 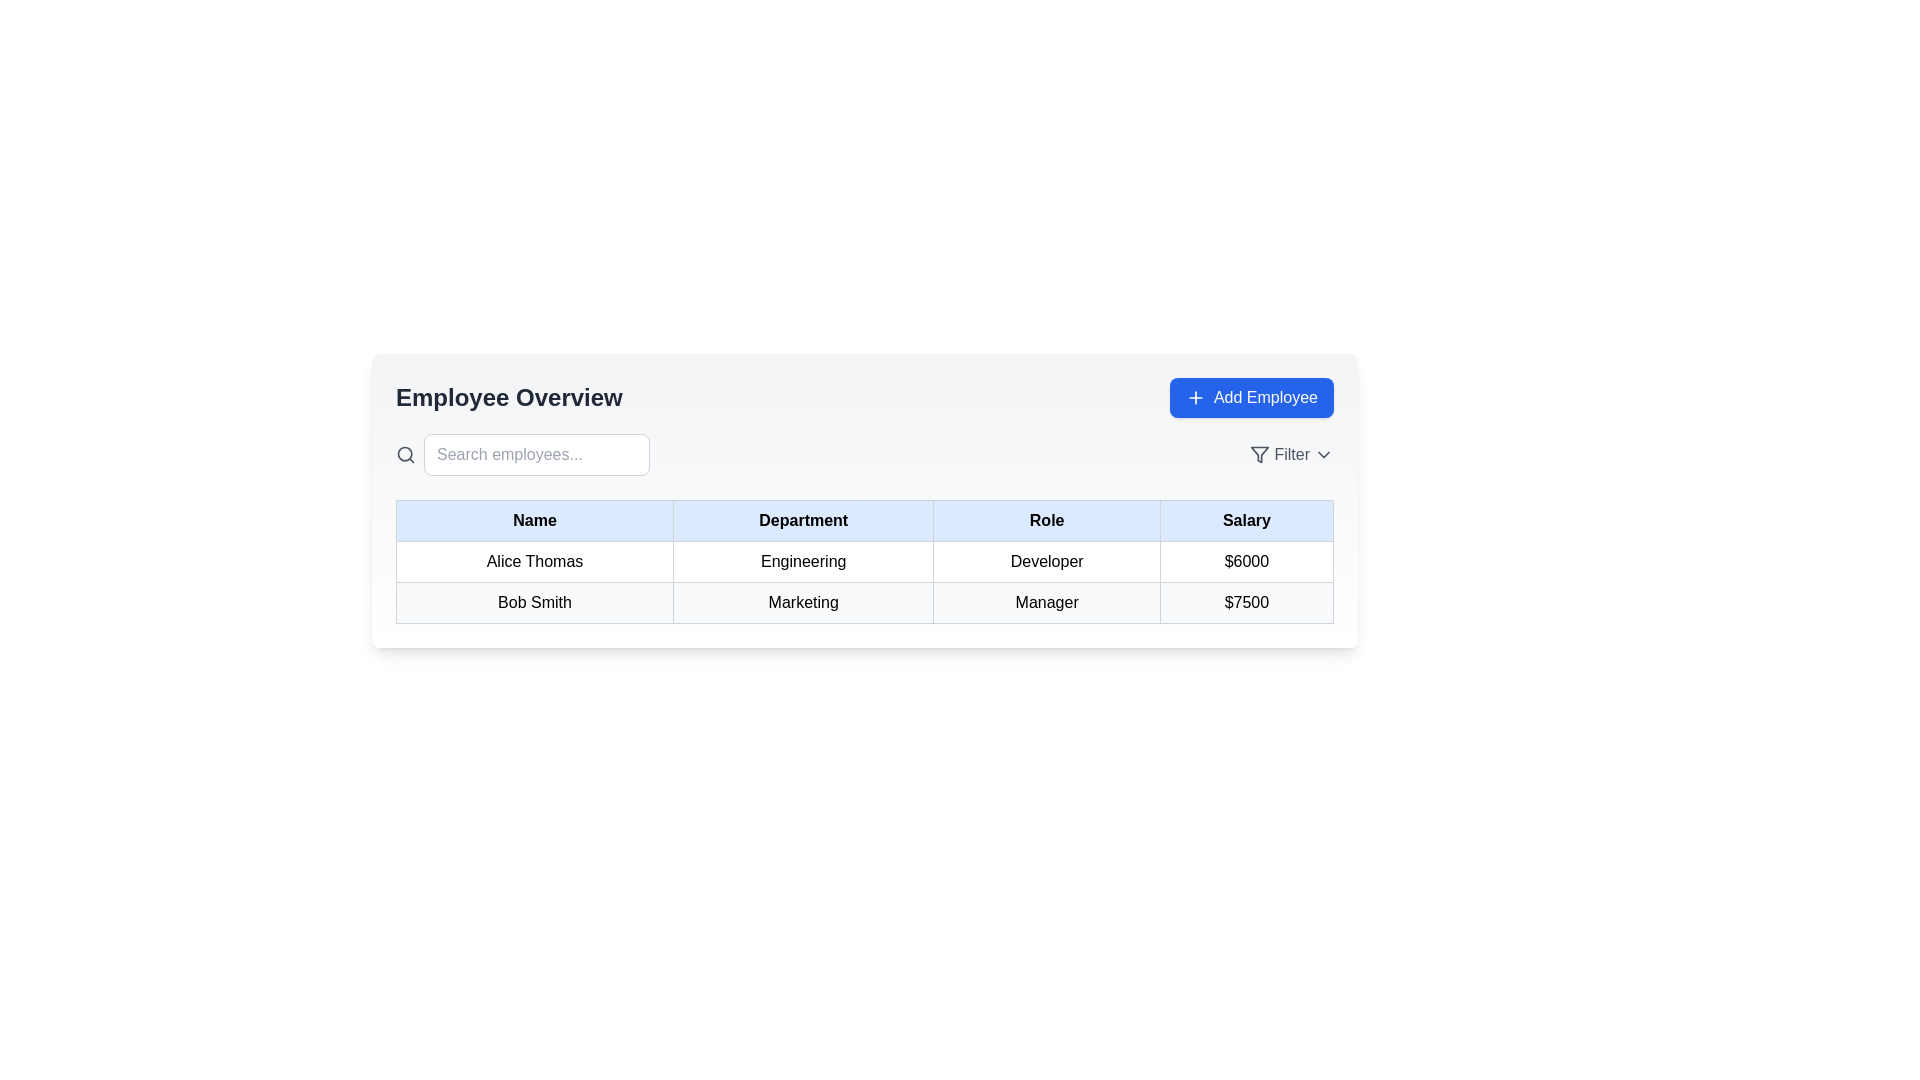 What do you see at coordinates (803, 562) in the screenshot?
I see `the table cell displaying 'Engineering', which is in the second column of the first data row, adjacent to 'Alice Thomas' on the left and 'Developer' on the right` at bounding box center [803, 562].